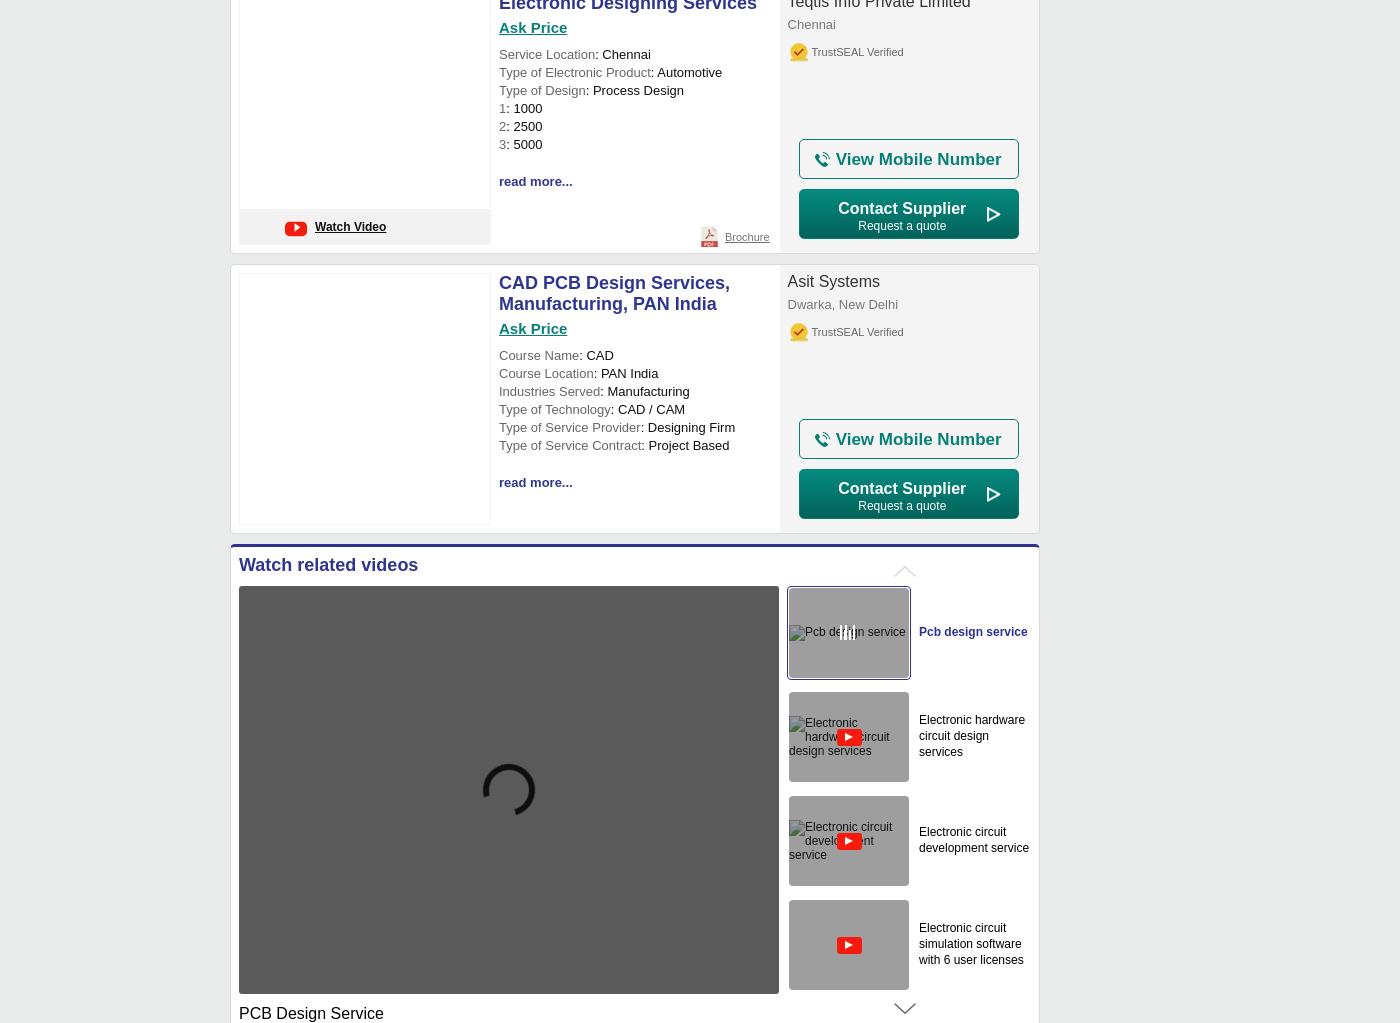 This screenshot has width=1400, height=1023. What do you see at coordinates (546, 372) in the screenshot?
I see `'Course Location'` at bounding box center [546, 372].